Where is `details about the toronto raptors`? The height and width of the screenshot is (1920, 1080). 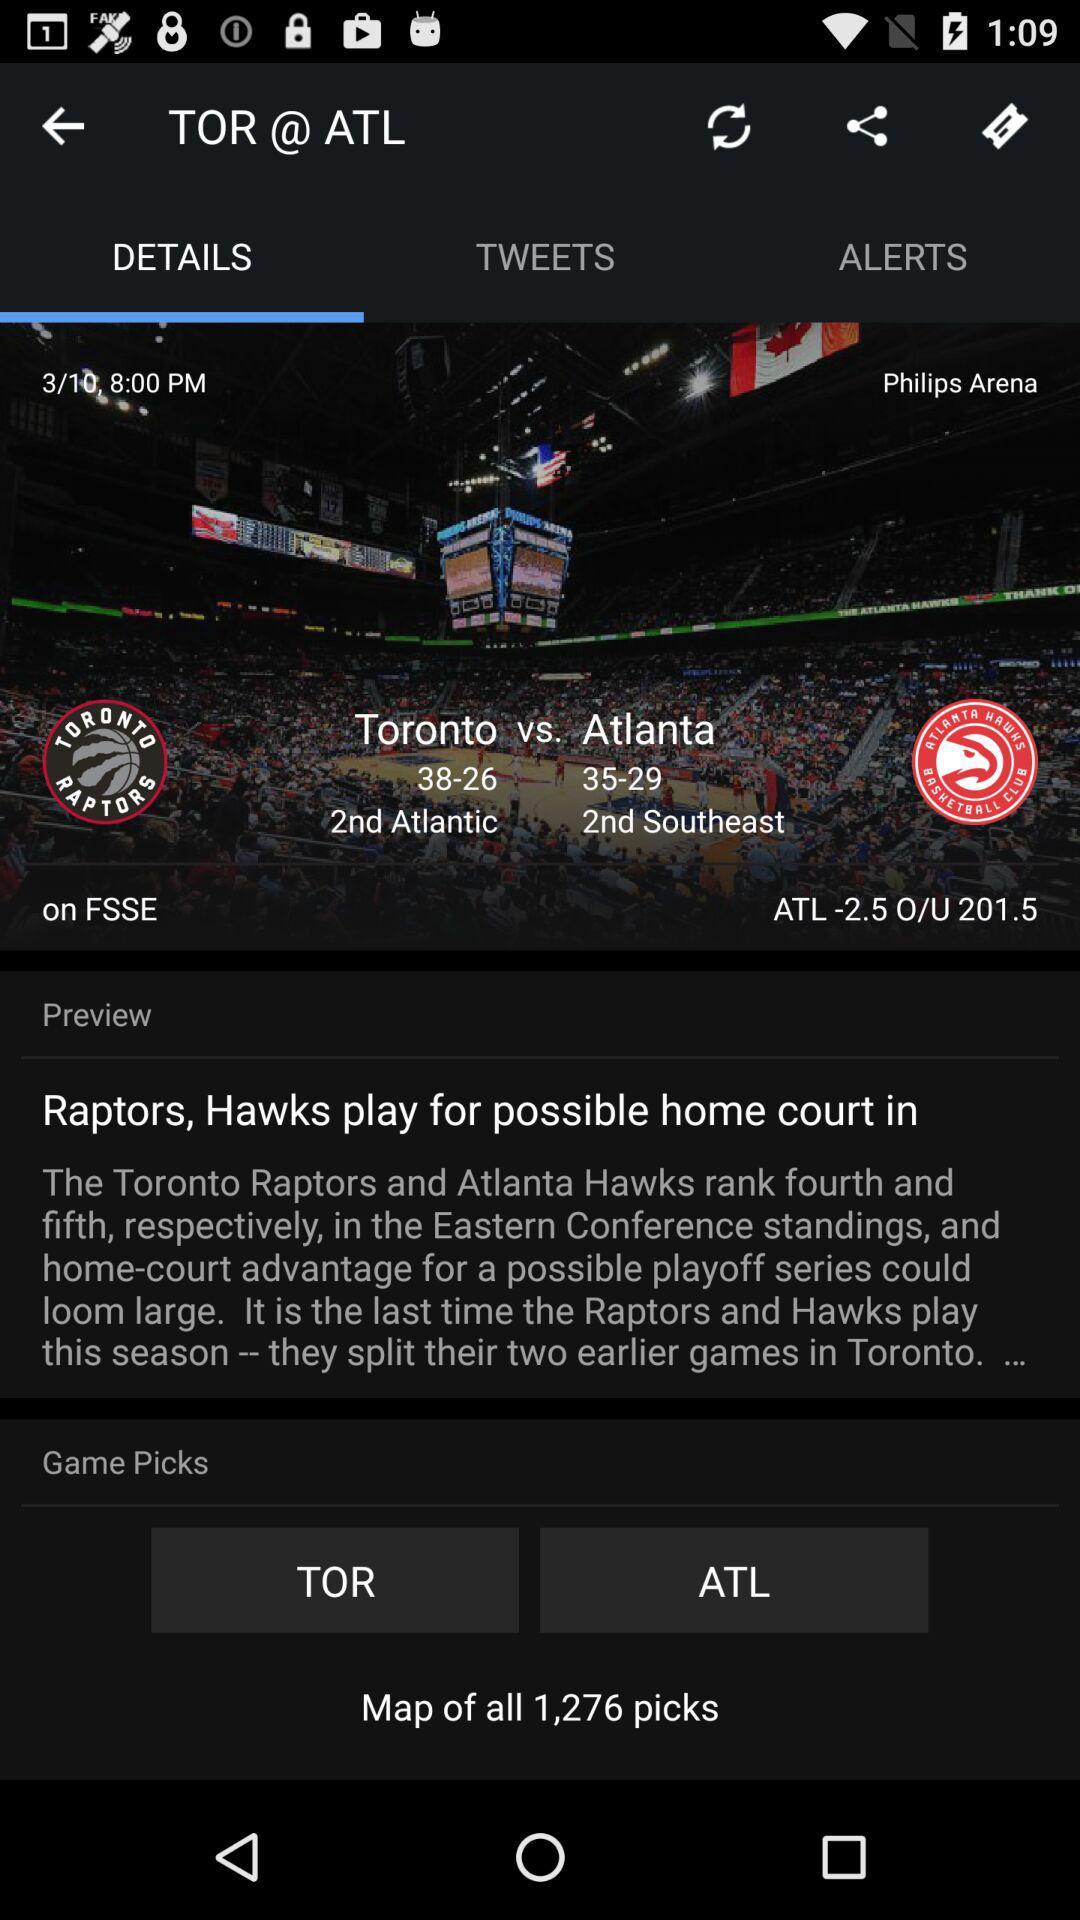
details about the toronto raptors is located at coordinates (104, 761).